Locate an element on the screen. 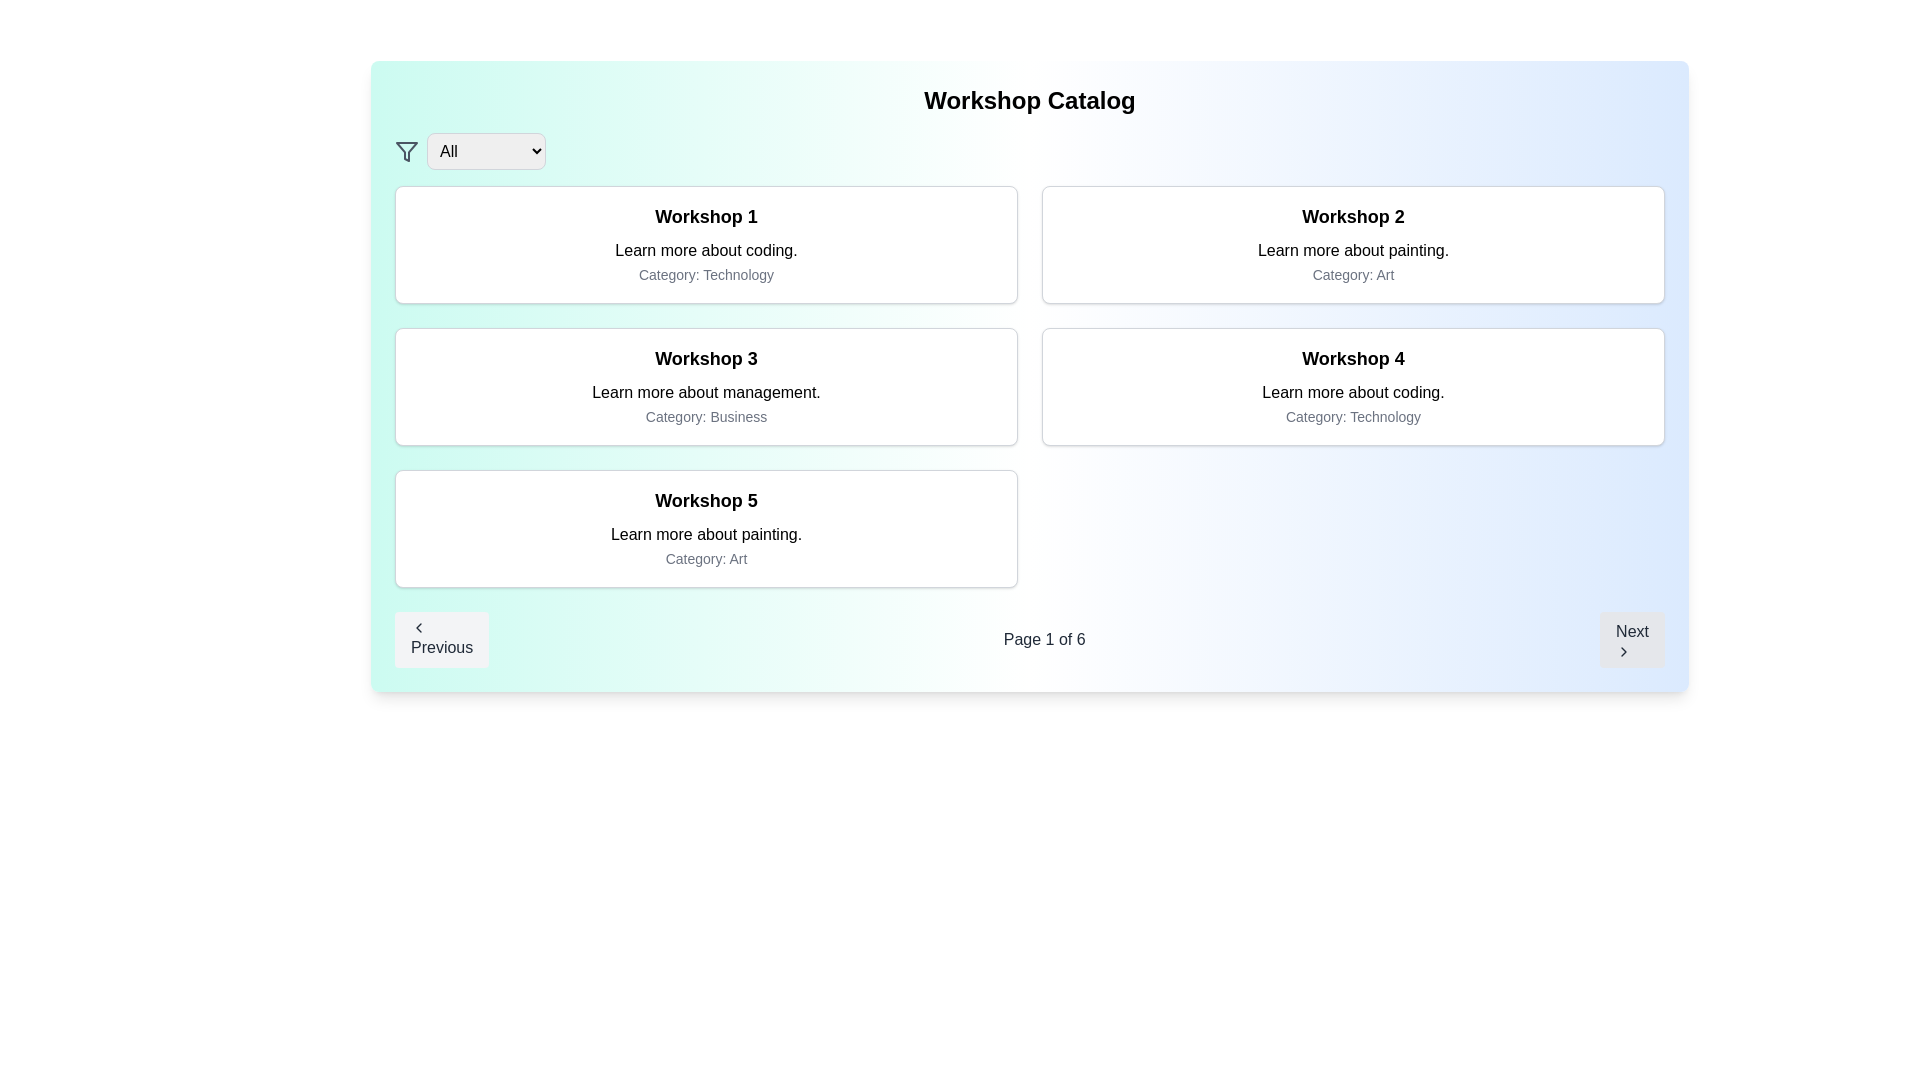 The image size is (1920, 1080). bold text label displaying 'Workshop 1', which is prominently styled in black at the top of the first workshop card in the grid layout is located at coordinates (706, 216).